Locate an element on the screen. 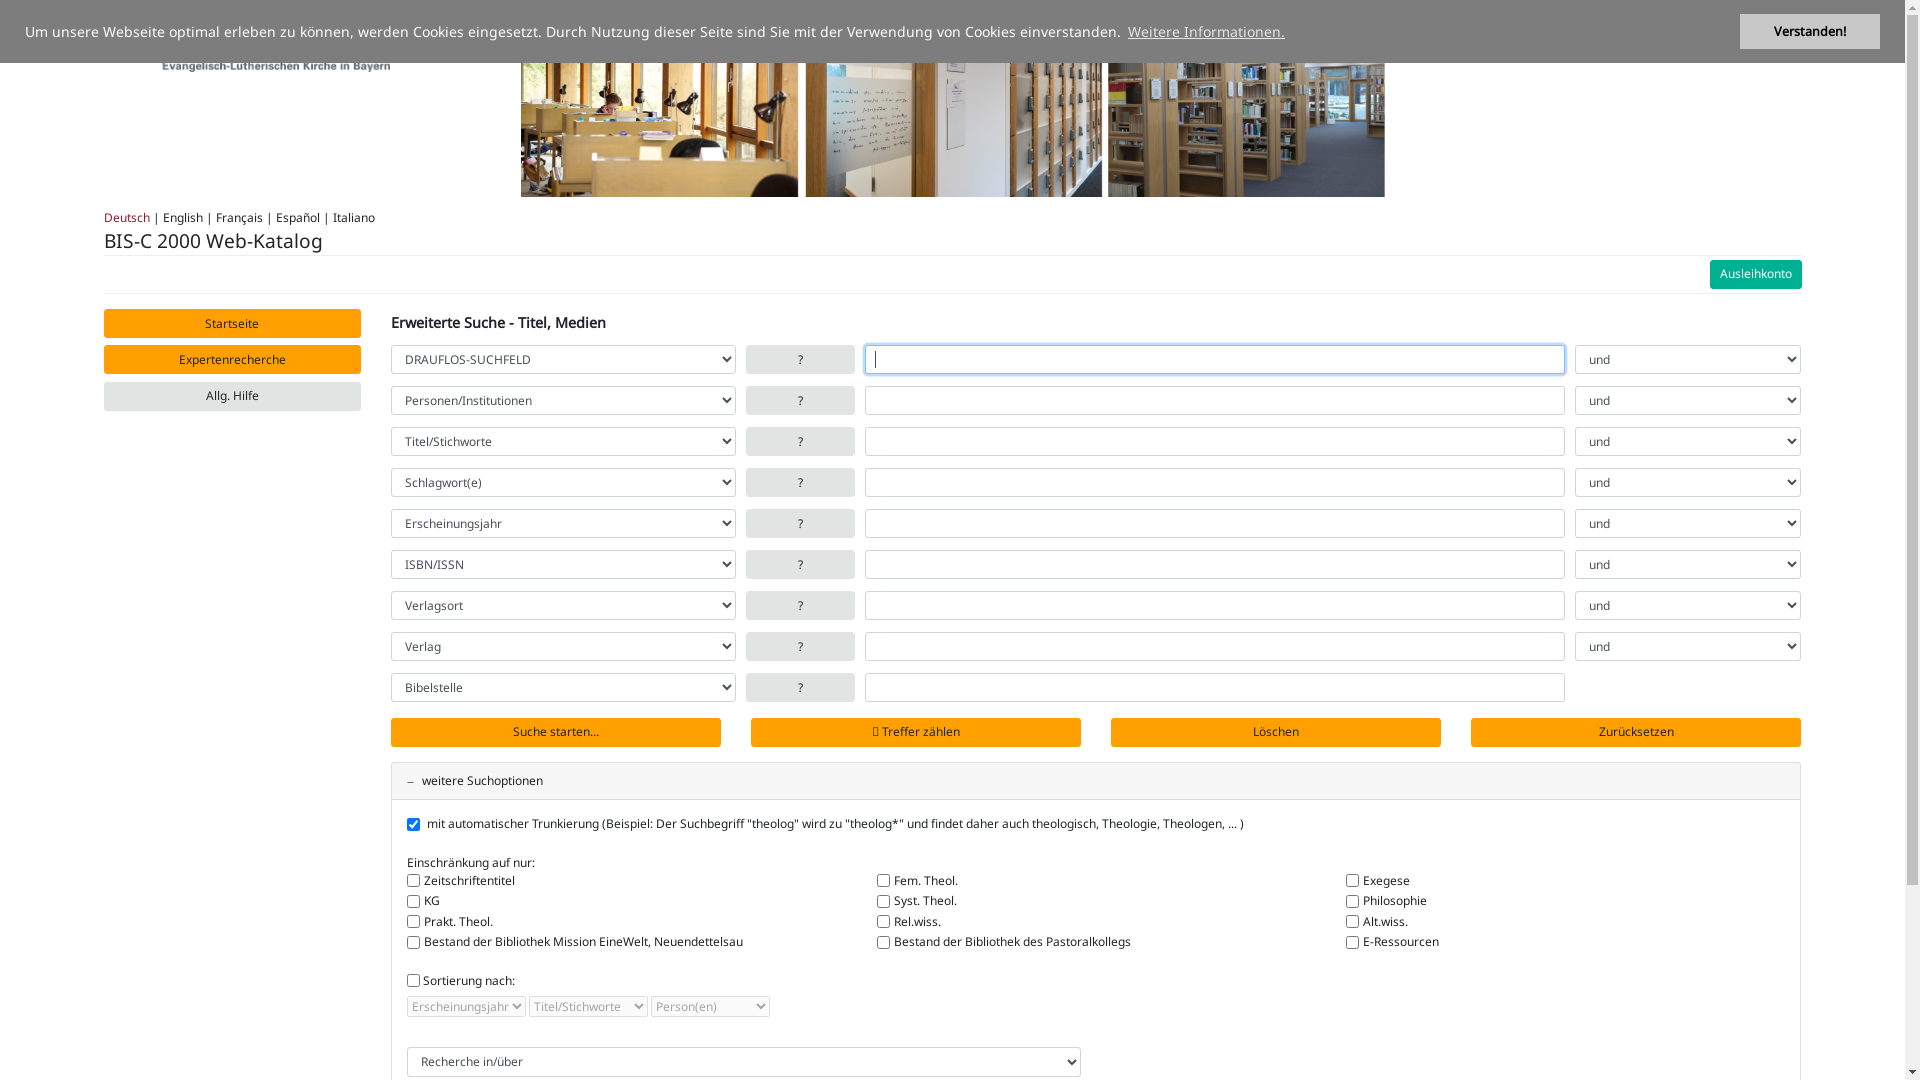 This screenshot has width=1920, height=1080. 'English' is located at coordinates (182, 217).